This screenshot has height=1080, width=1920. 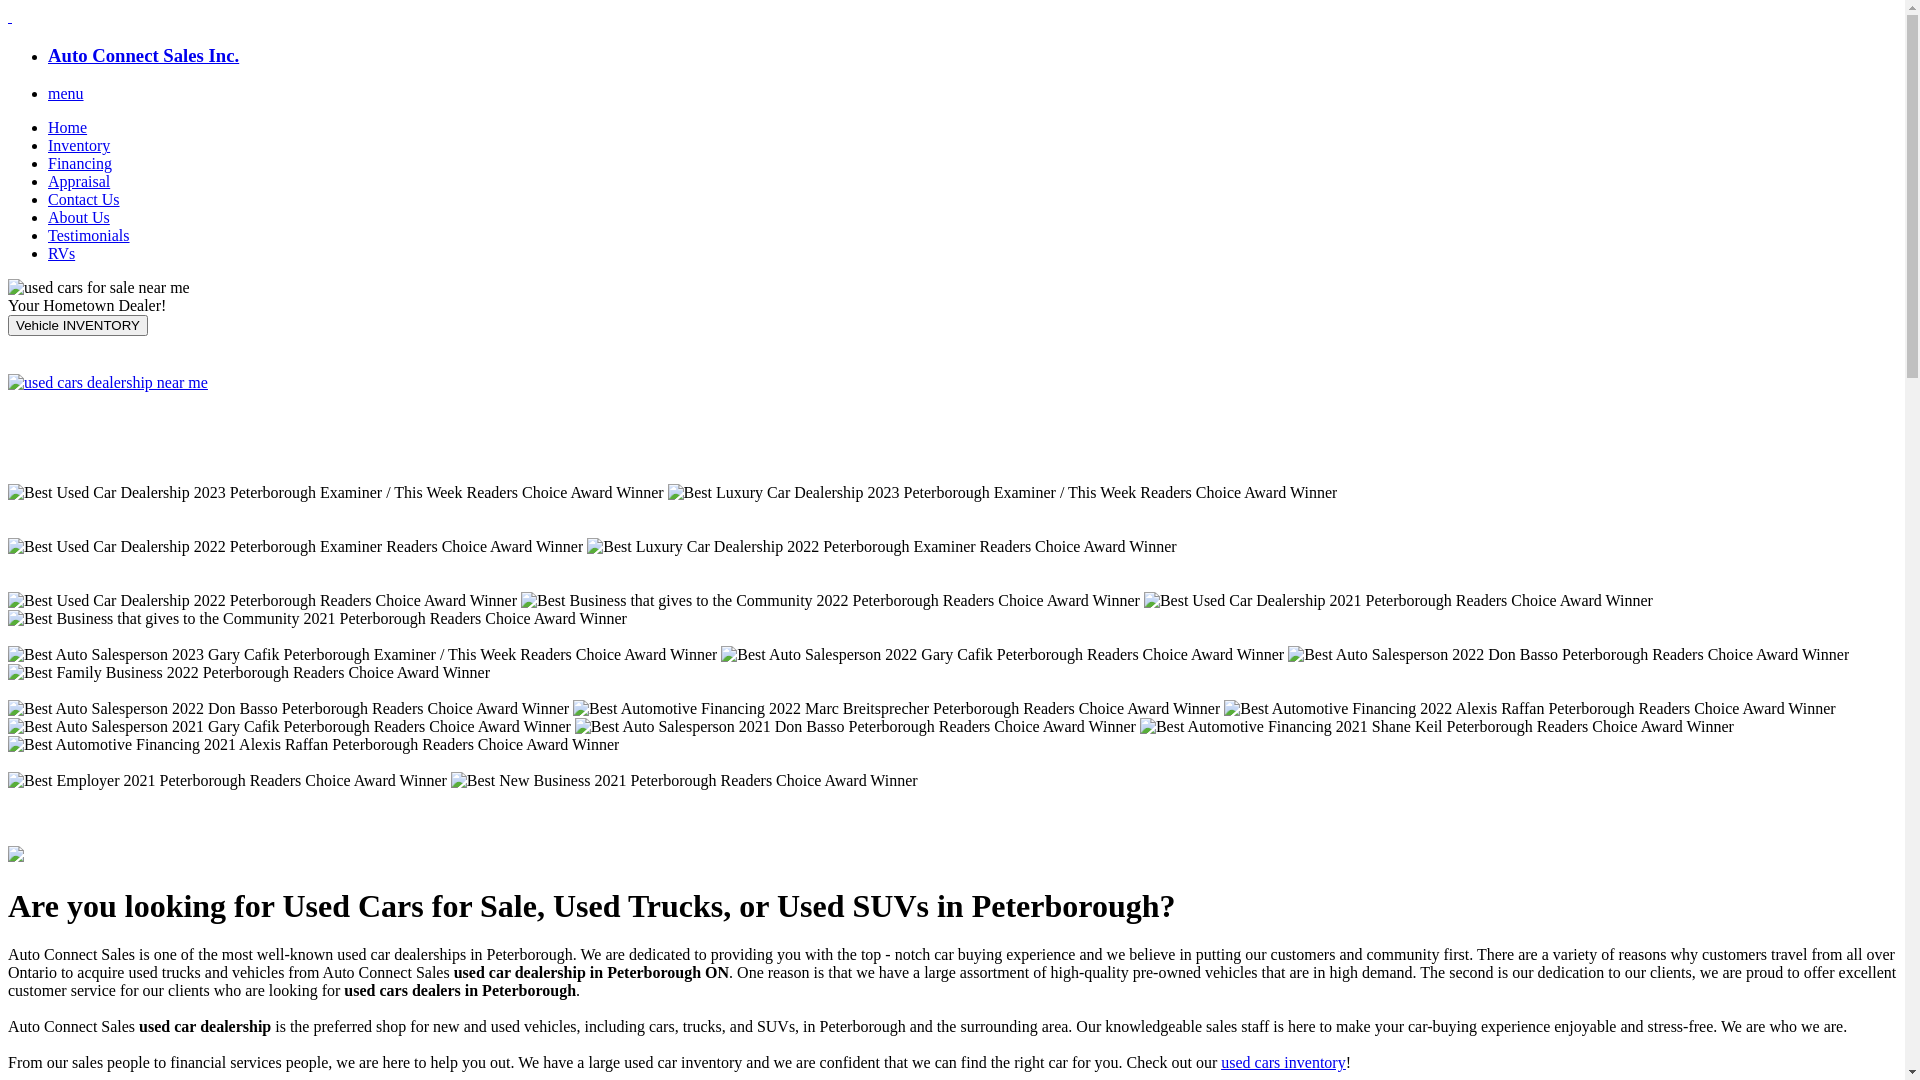 What do you see at coordinates (61, 252) in the screenshot?
I see `'RVs'` at bounding box center [61, 252].